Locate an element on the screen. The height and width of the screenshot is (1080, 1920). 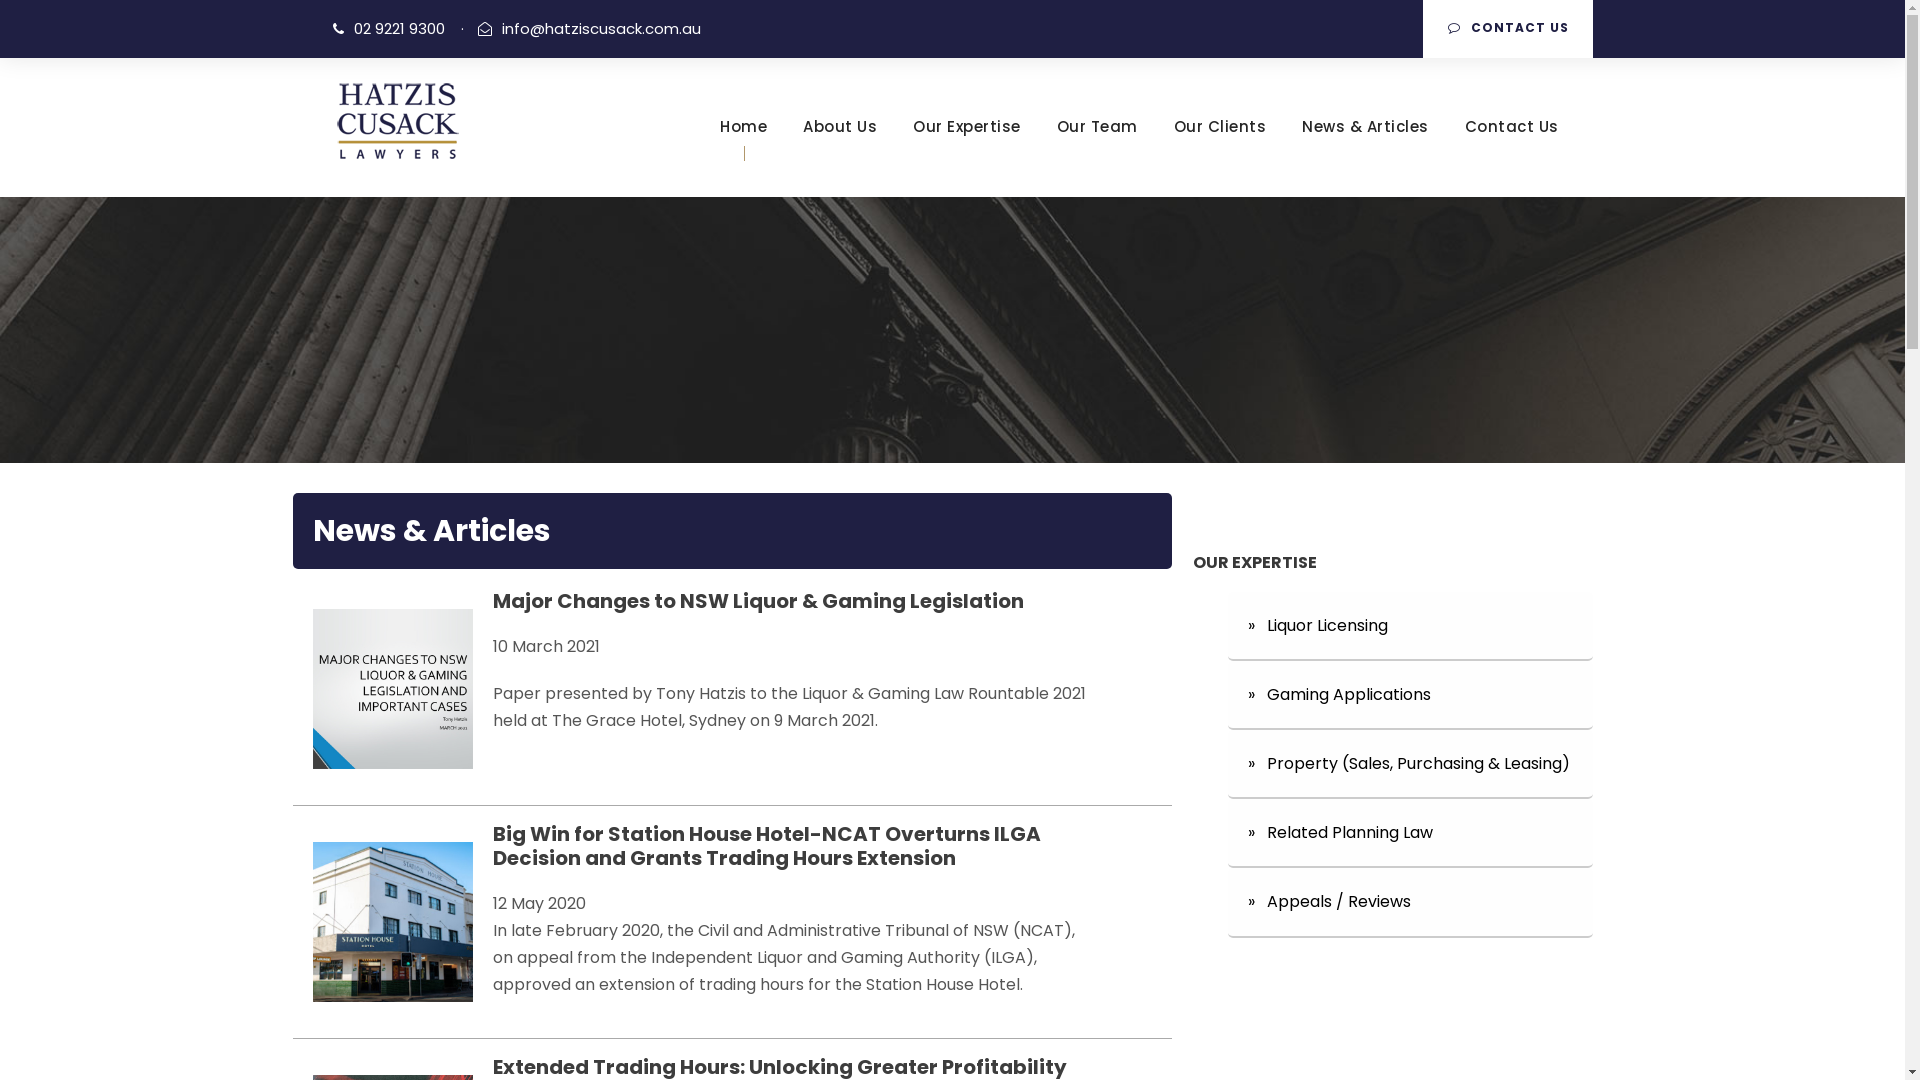
'News & Articles' is located at coordinates (1364, 154).